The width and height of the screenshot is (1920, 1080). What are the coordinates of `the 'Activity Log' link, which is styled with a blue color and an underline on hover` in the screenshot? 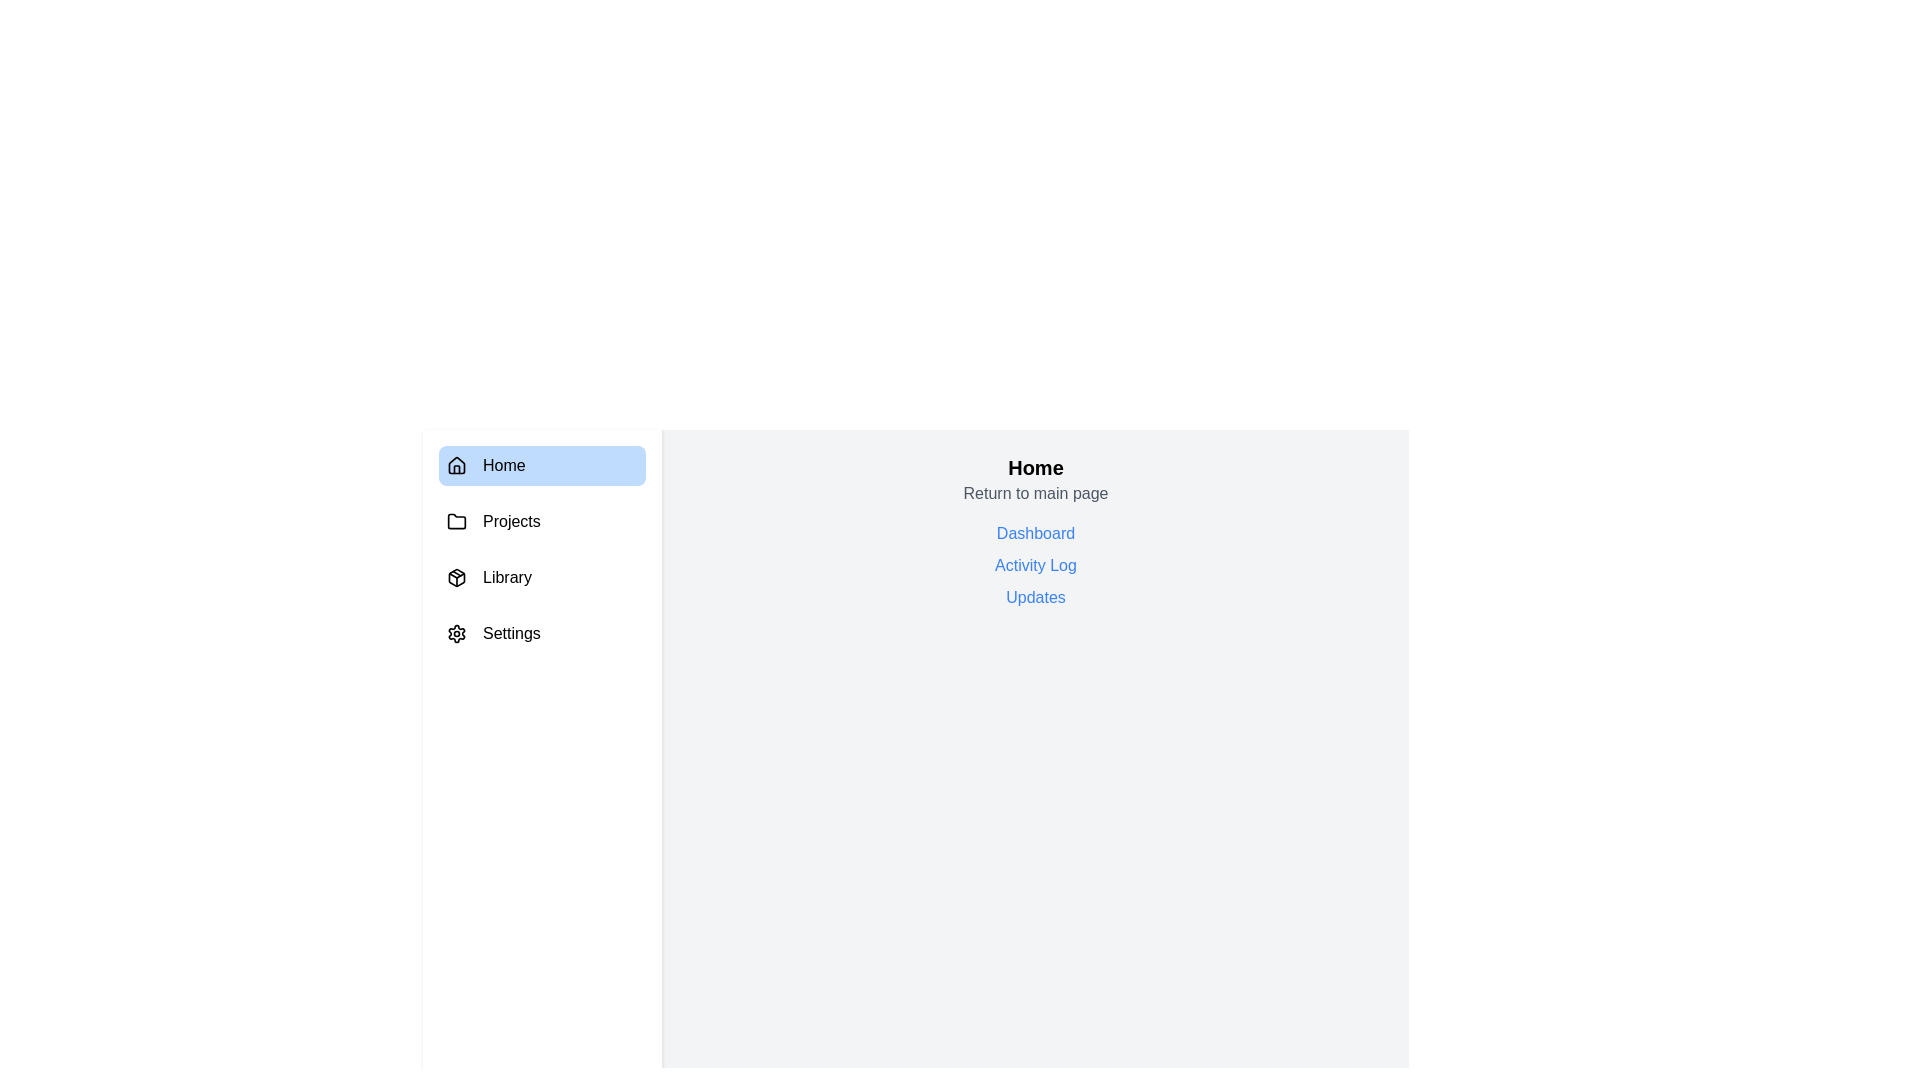 It's located at (1036, 566).